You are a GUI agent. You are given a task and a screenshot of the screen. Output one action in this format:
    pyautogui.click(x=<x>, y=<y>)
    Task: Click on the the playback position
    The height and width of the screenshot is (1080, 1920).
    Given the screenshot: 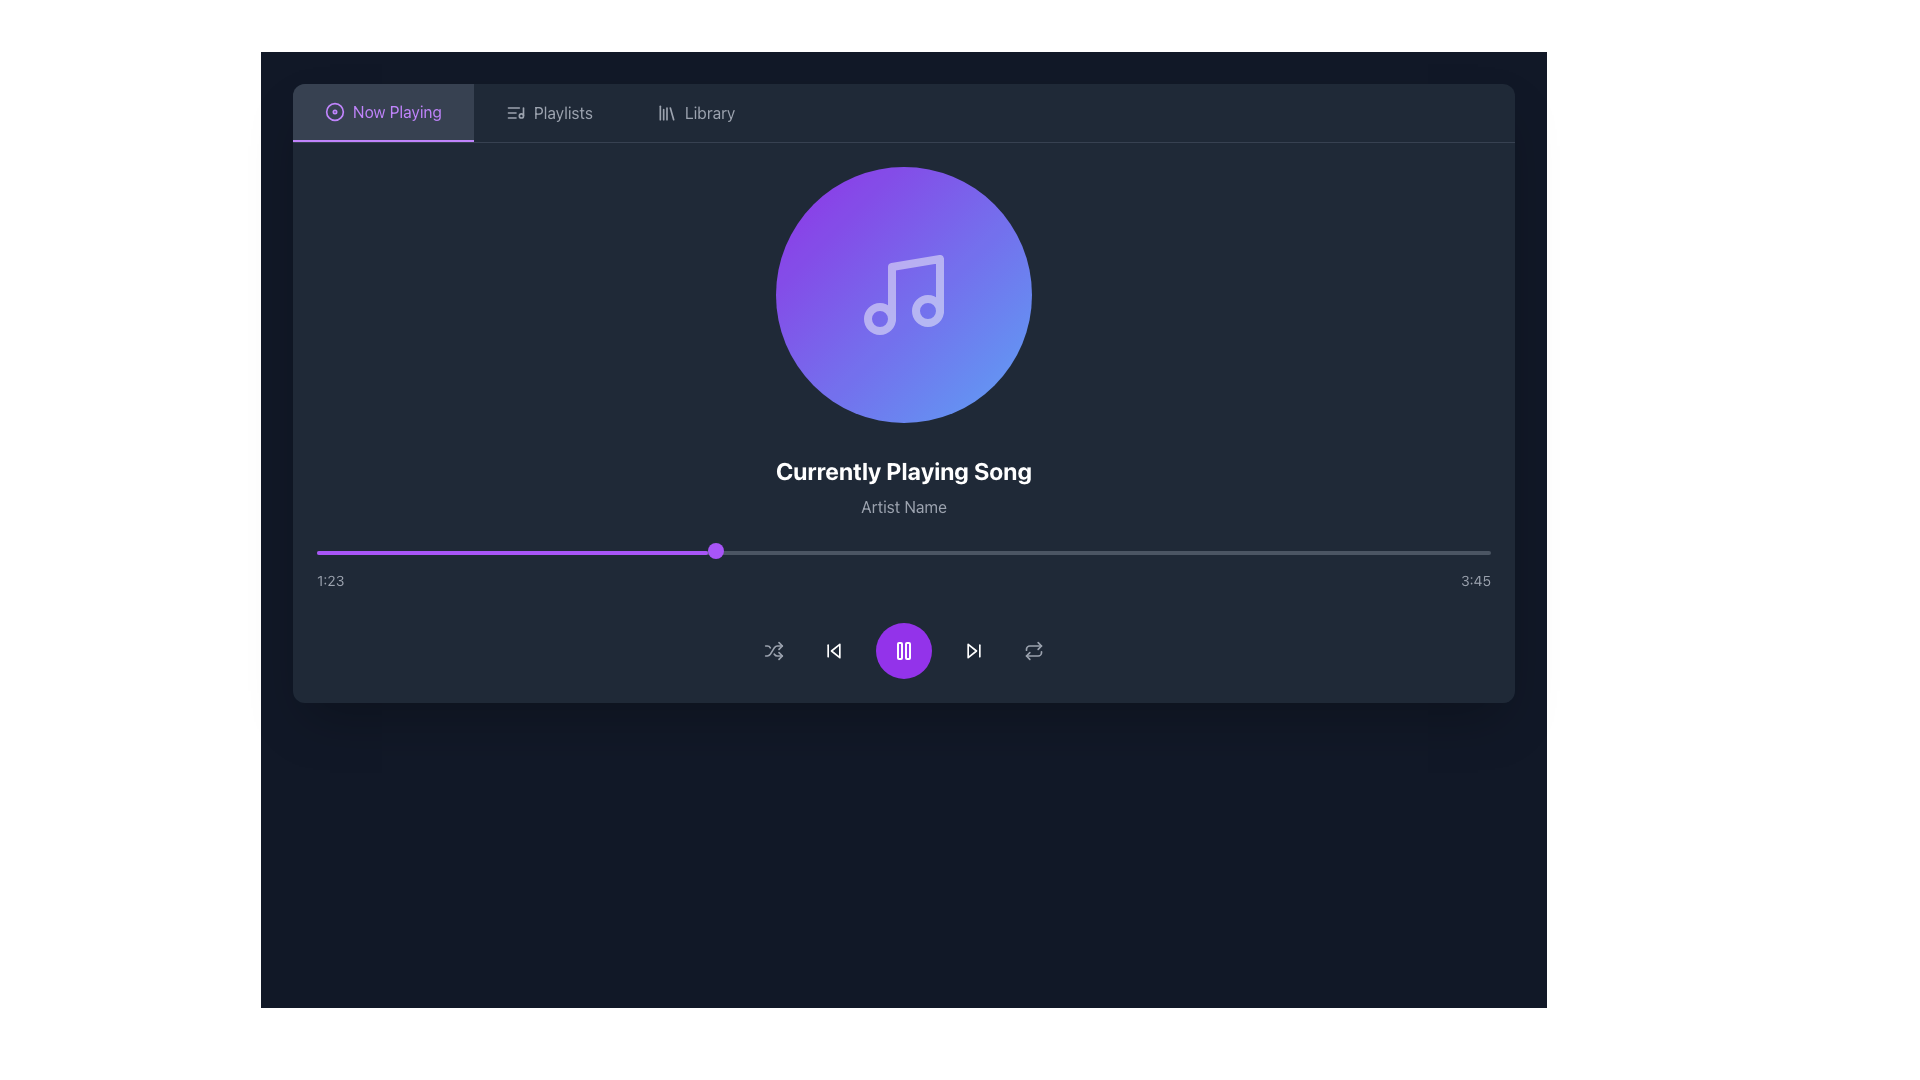 What is the action you would take?
    pyautogui.click(x=797, y=552)
    